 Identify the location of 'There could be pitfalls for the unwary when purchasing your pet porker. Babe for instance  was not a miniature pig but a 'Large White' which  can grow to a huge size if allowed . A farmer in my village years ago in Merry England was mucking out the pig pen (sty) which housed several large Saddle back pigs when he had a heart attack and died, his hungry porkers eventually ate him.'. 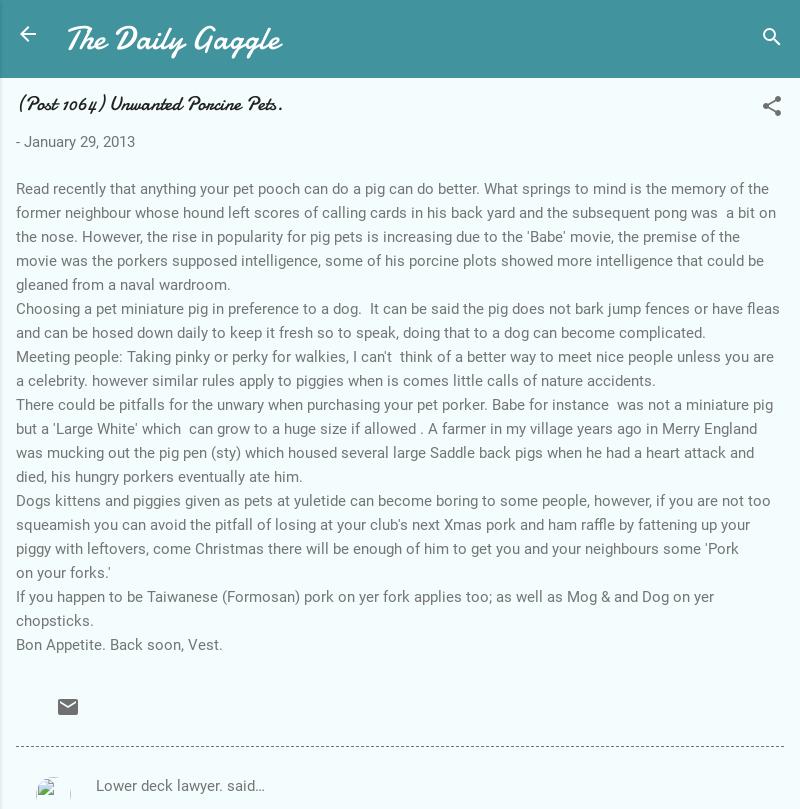
(393, 439).